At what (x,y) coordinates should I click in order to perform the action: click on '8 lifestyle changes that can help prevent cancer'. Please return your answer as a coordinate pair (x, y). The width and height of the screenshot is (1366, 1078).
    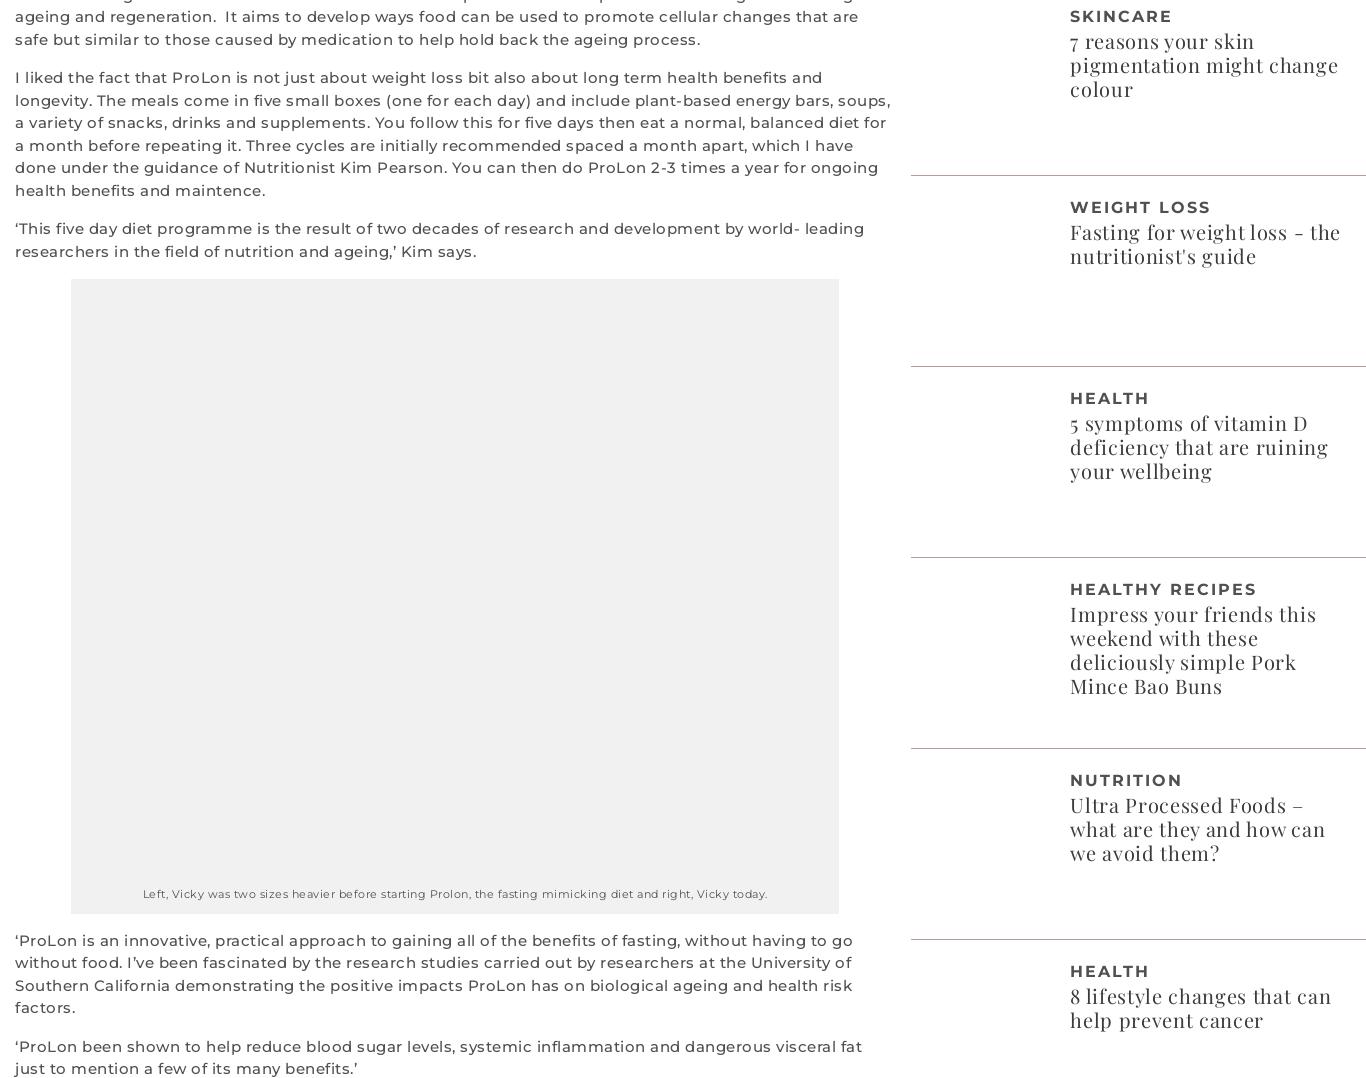
    Looking at the image, I should click on (1200, 1005).